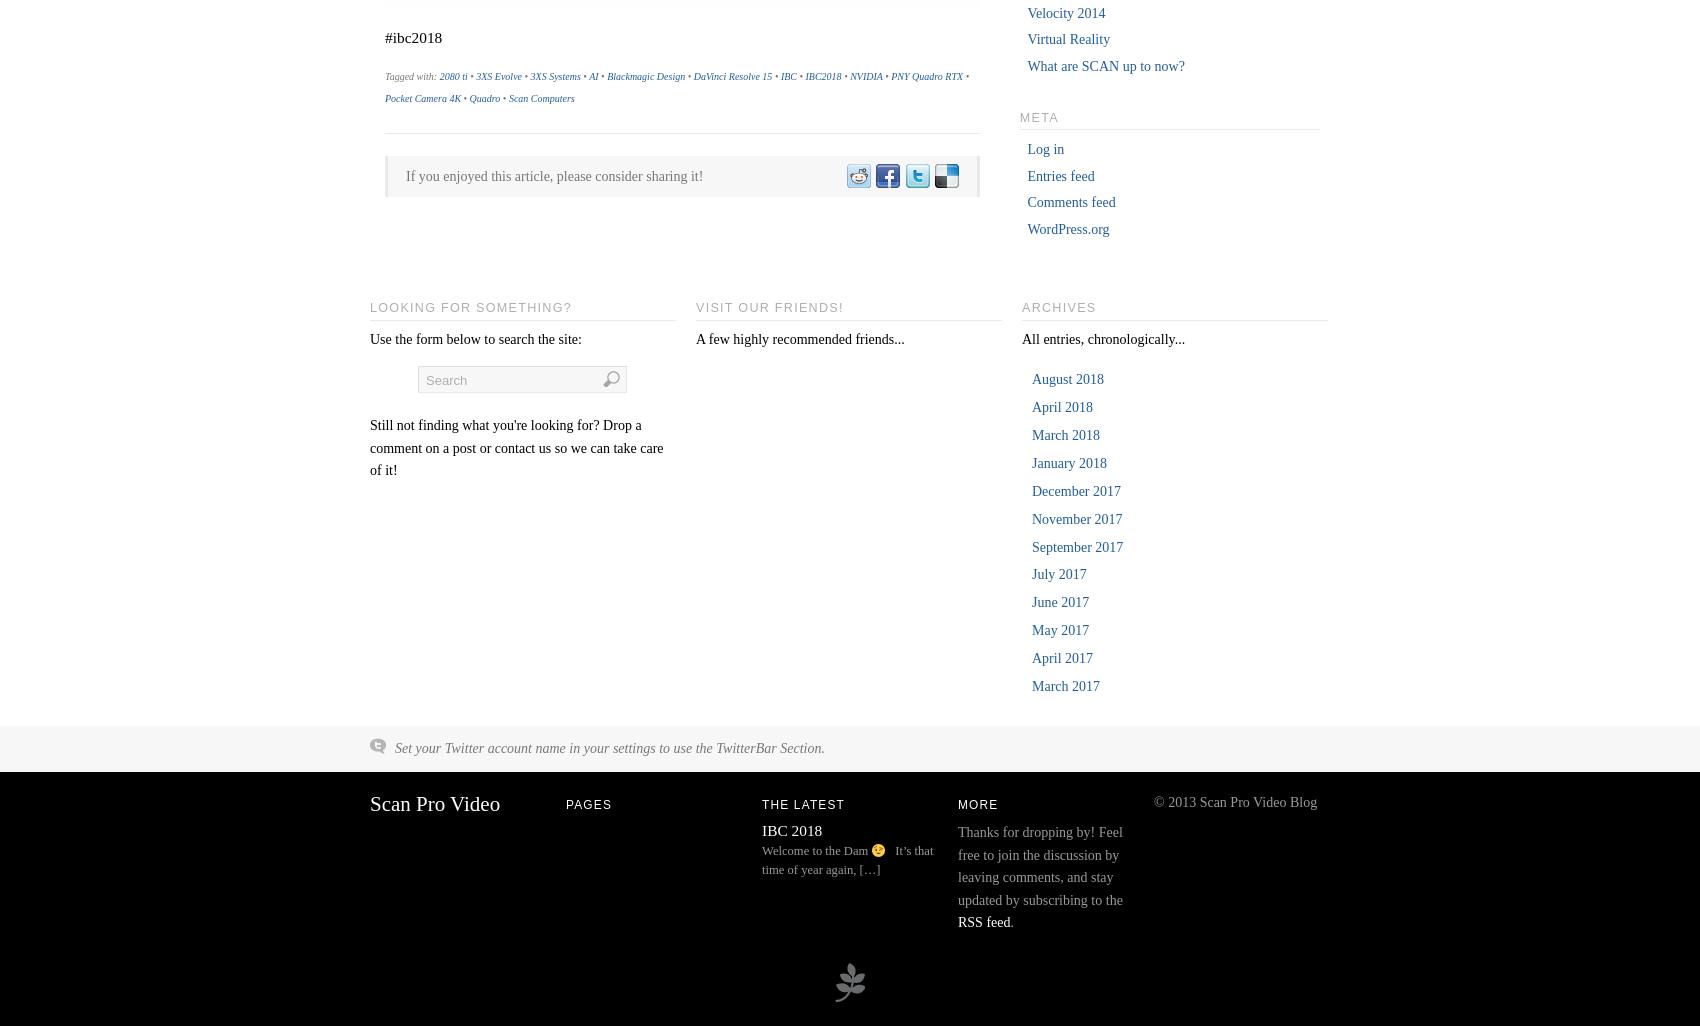  I want to click on '2080 ti', so click(453, 74).